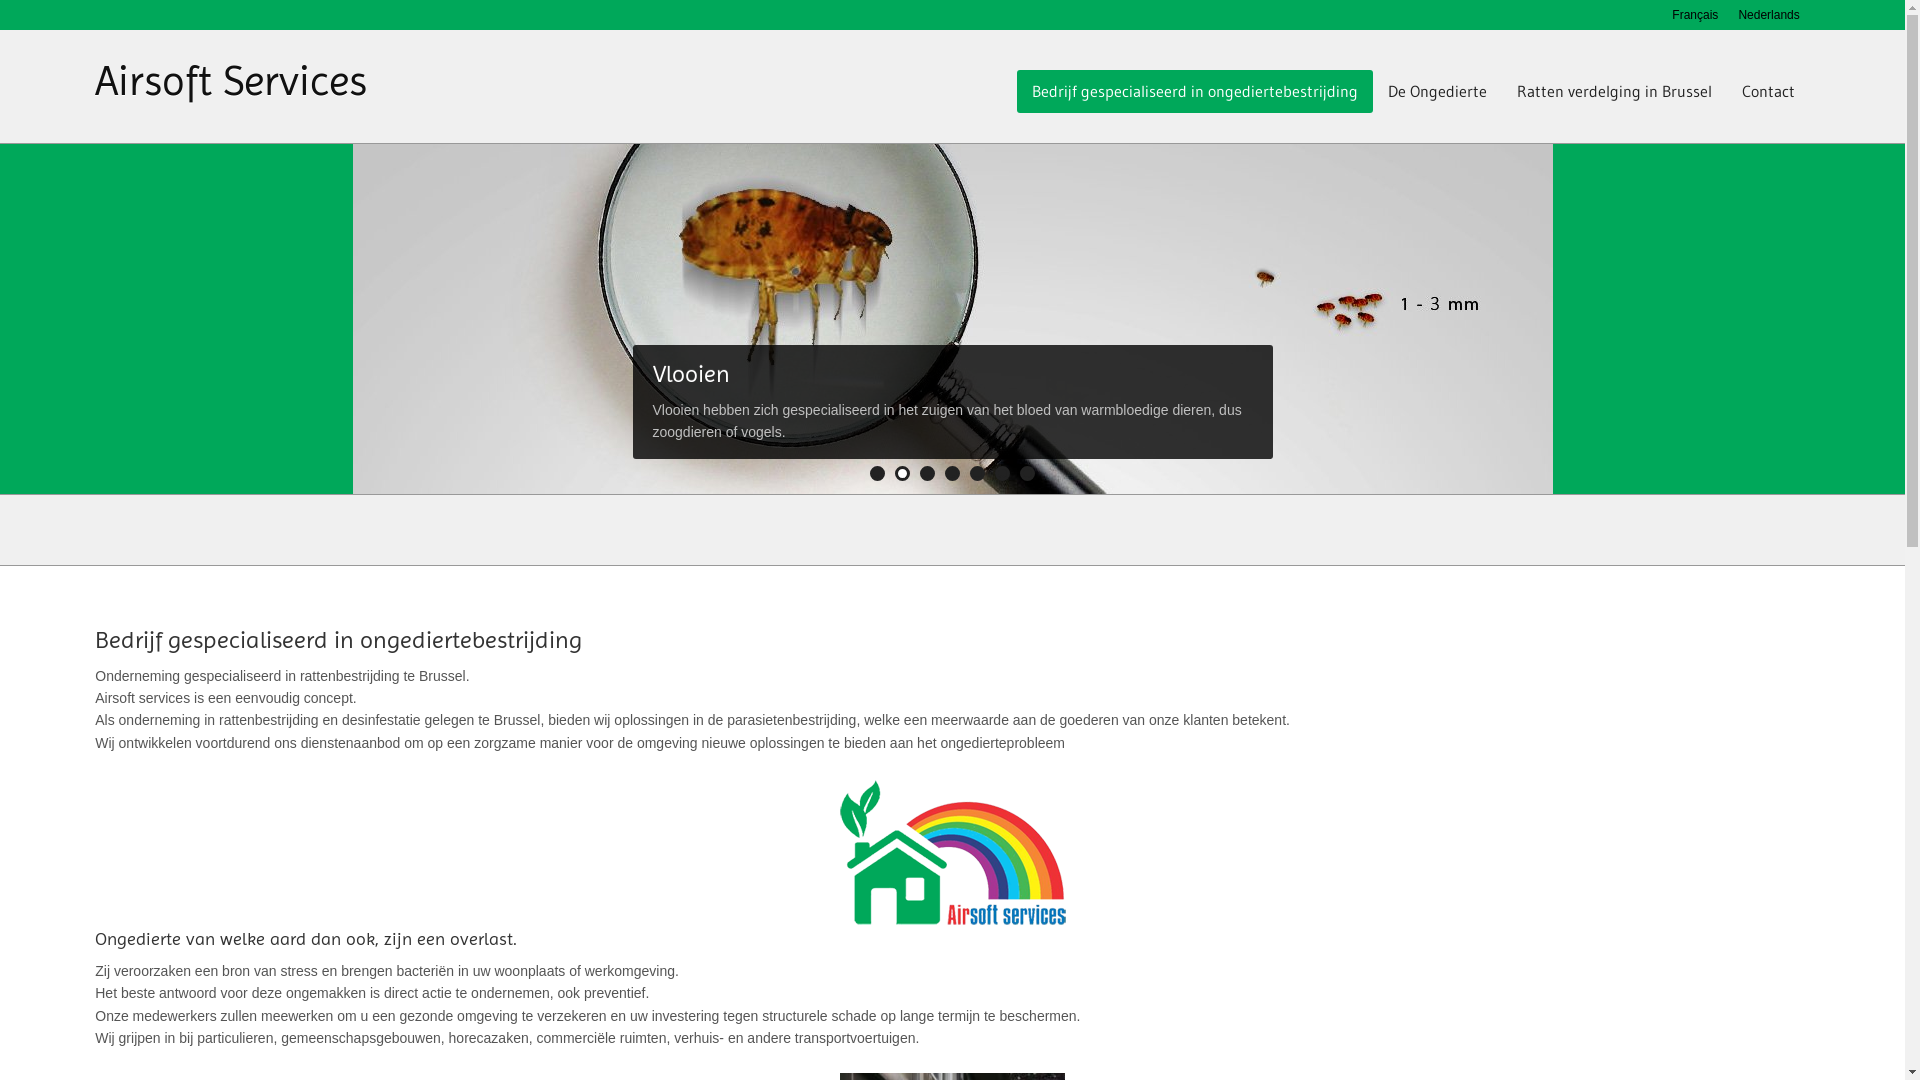 This screenshot has height=1080, width=1920. What do you see at coordinates (877, 473) in the screenshot?
I see `'1'` at bounding box center [877, 473].